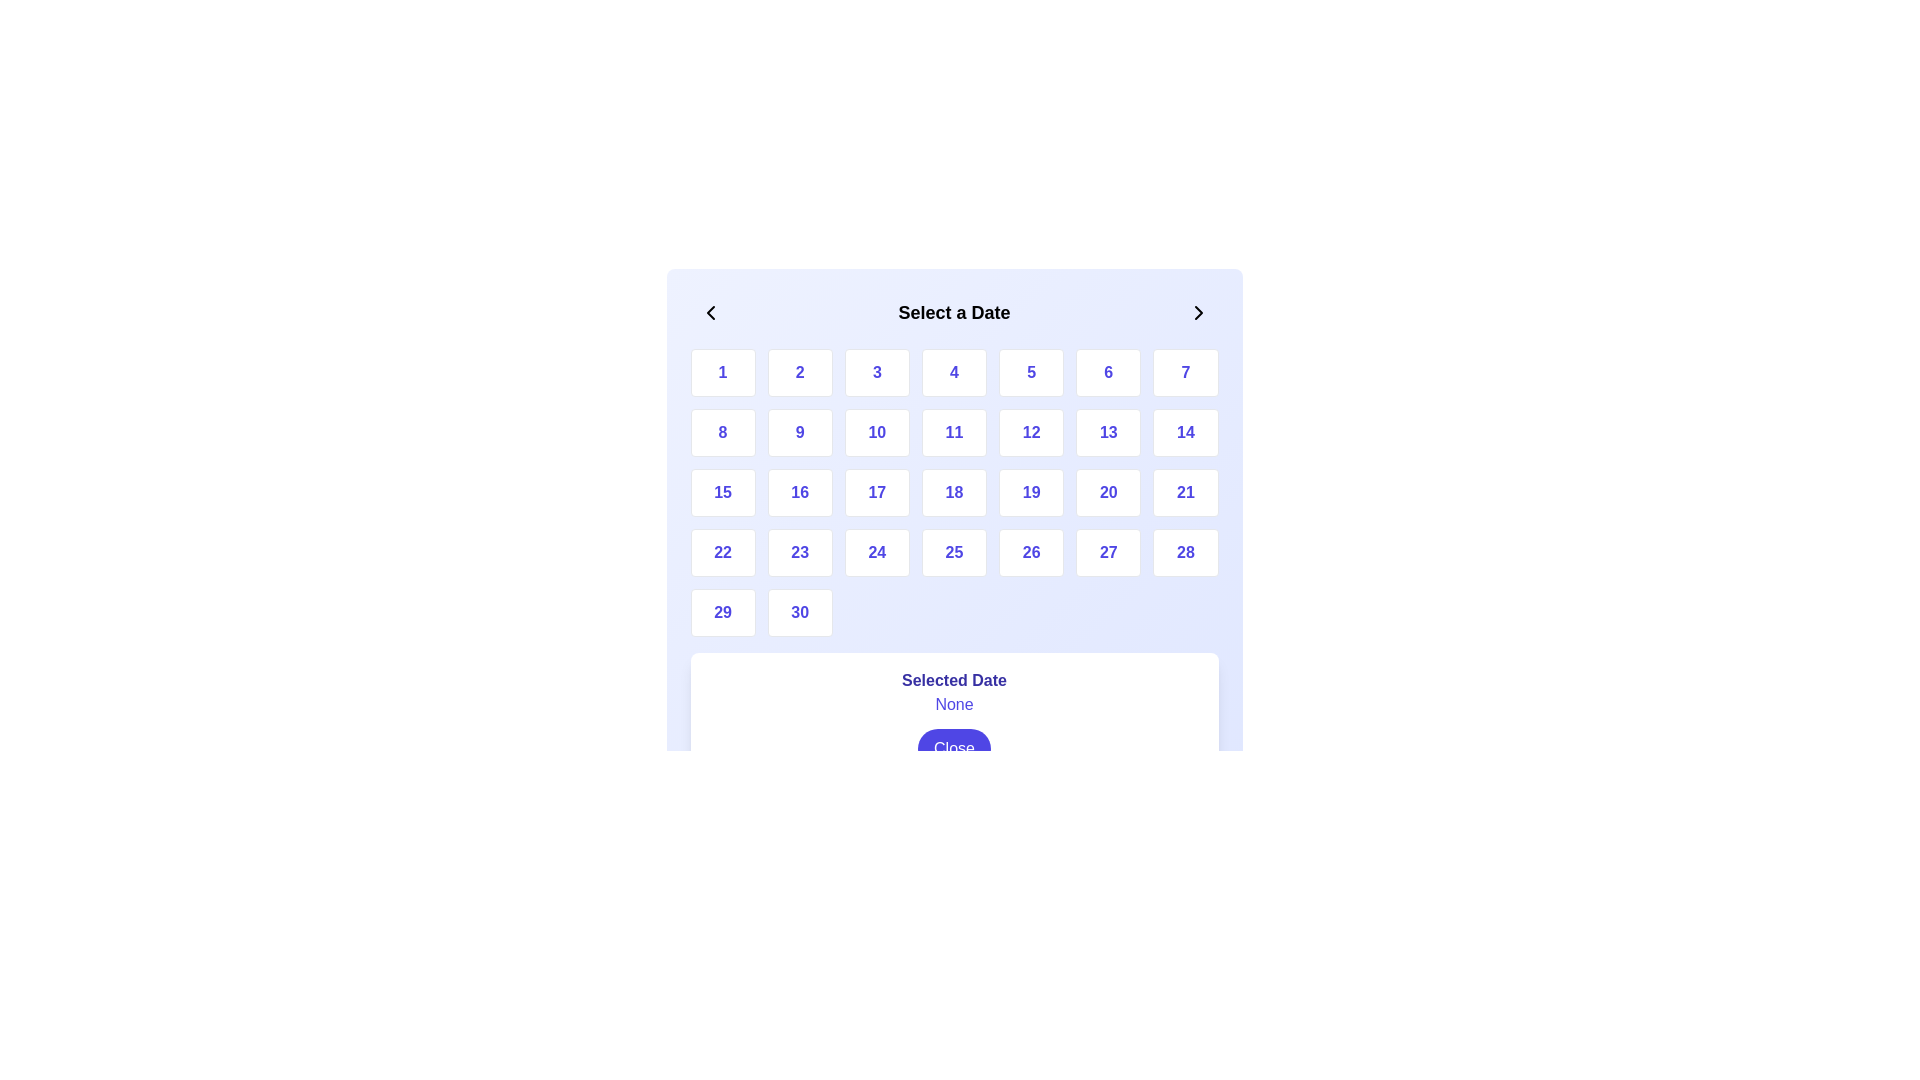 This screenshot has width=1920, height=1080. What do you see at coordinates (800, 612) in the screenshot?
I see `the button representing the 30th date in the date picker interface` at bounding box center [800, 612].